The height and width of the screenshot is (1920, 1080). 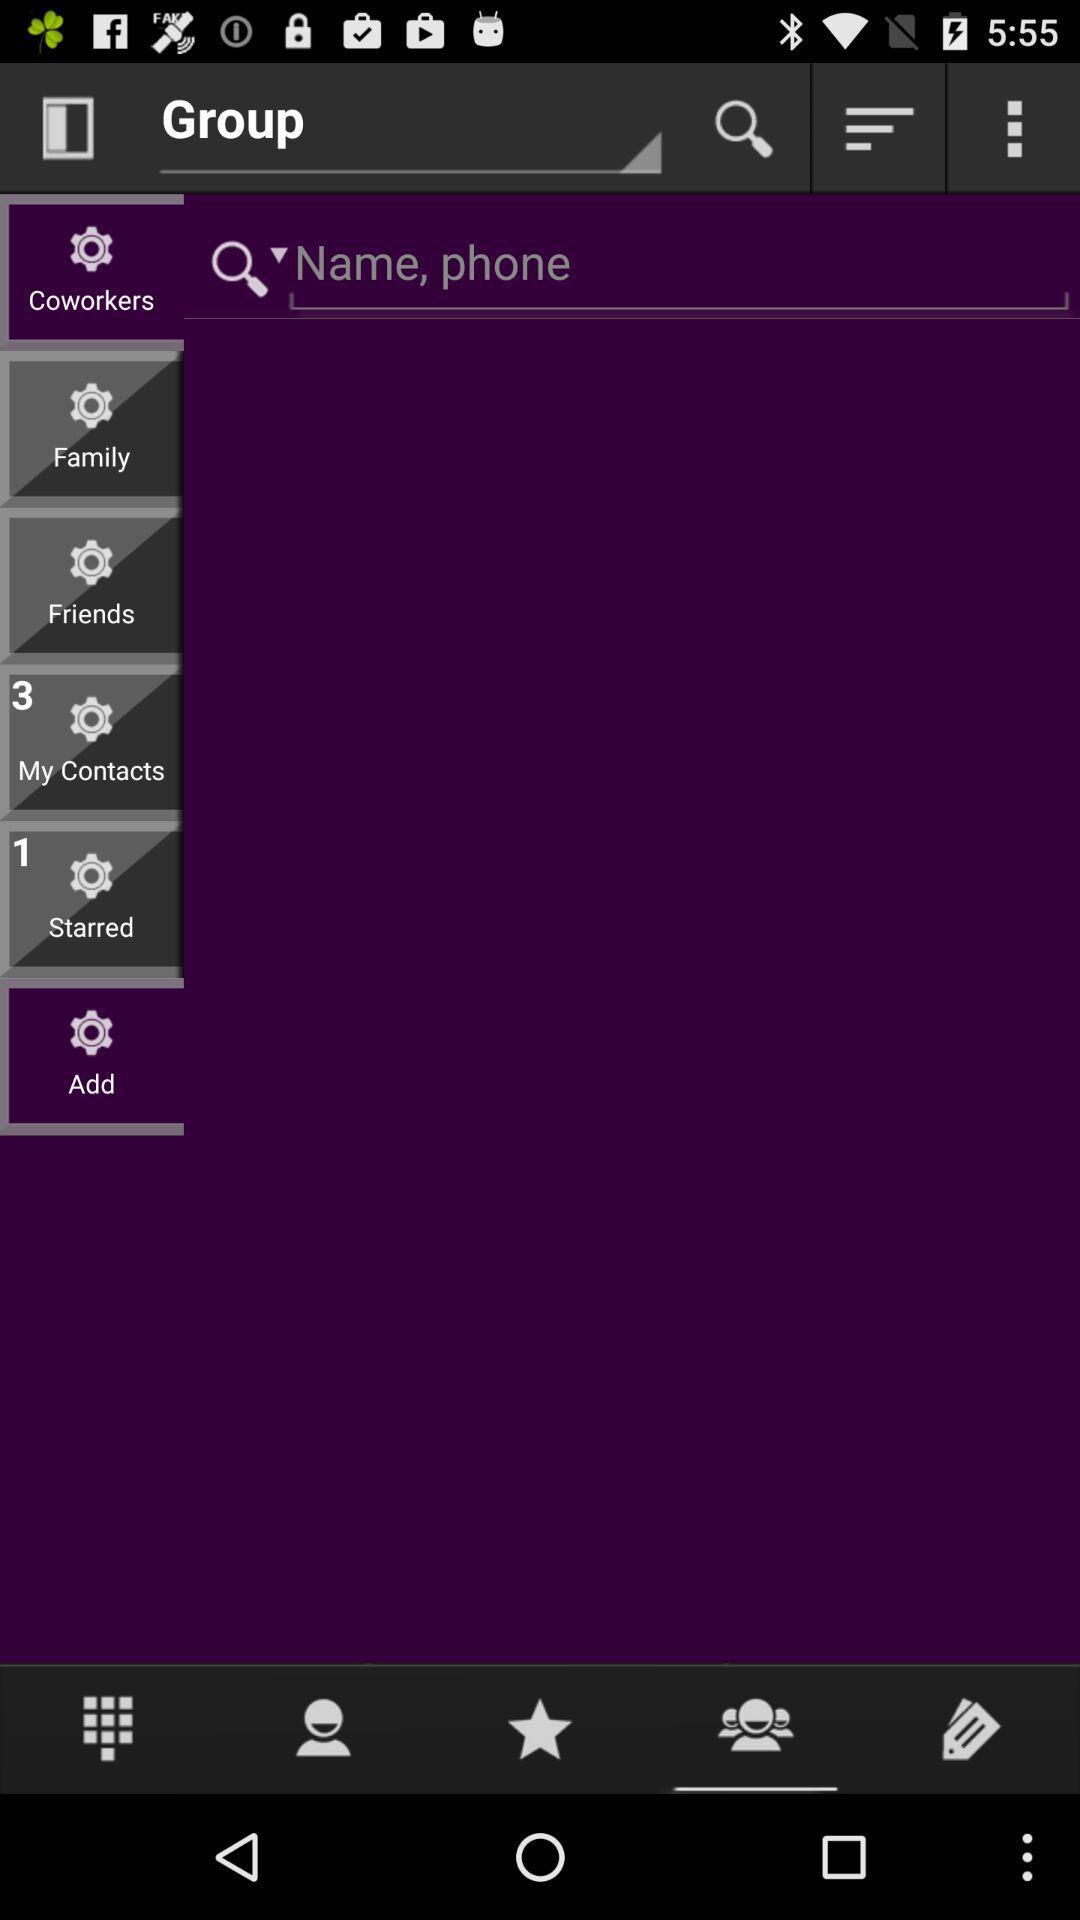 What do you see at coordinates (1014, 127) in the screenshot?
I see `main menu` at bounding box center [1014, 127].